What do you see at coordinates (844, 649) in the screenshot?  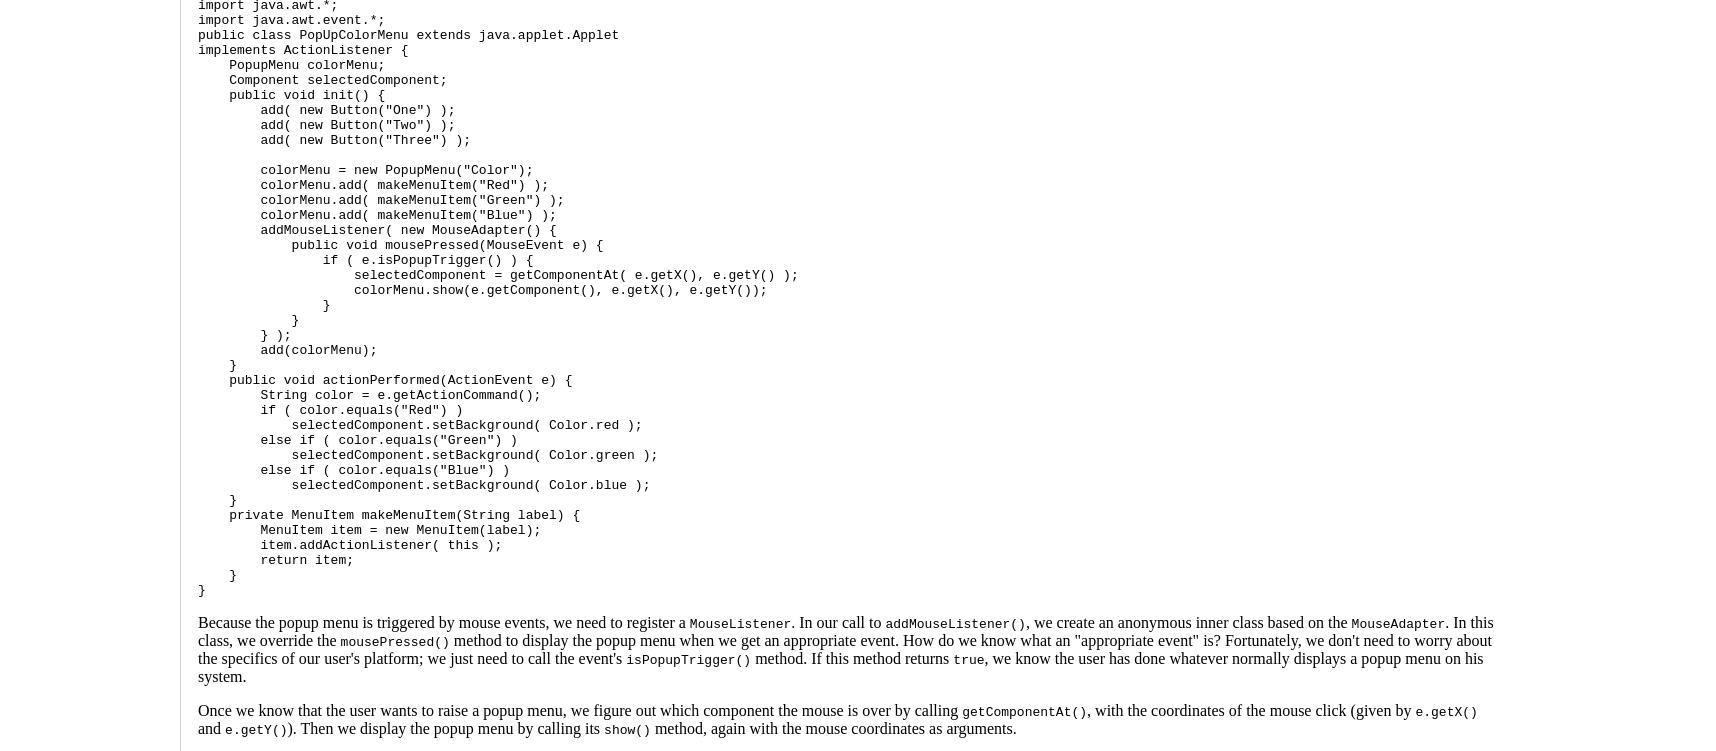 I see `'method to display the
popup menu when we get an appropriate event. How do we know what an
"appropriate event" is? Fortunately, we don't need to worry about the
specifics of our user's platform; we just need to call the event's'` at bounding box center [844, 649].